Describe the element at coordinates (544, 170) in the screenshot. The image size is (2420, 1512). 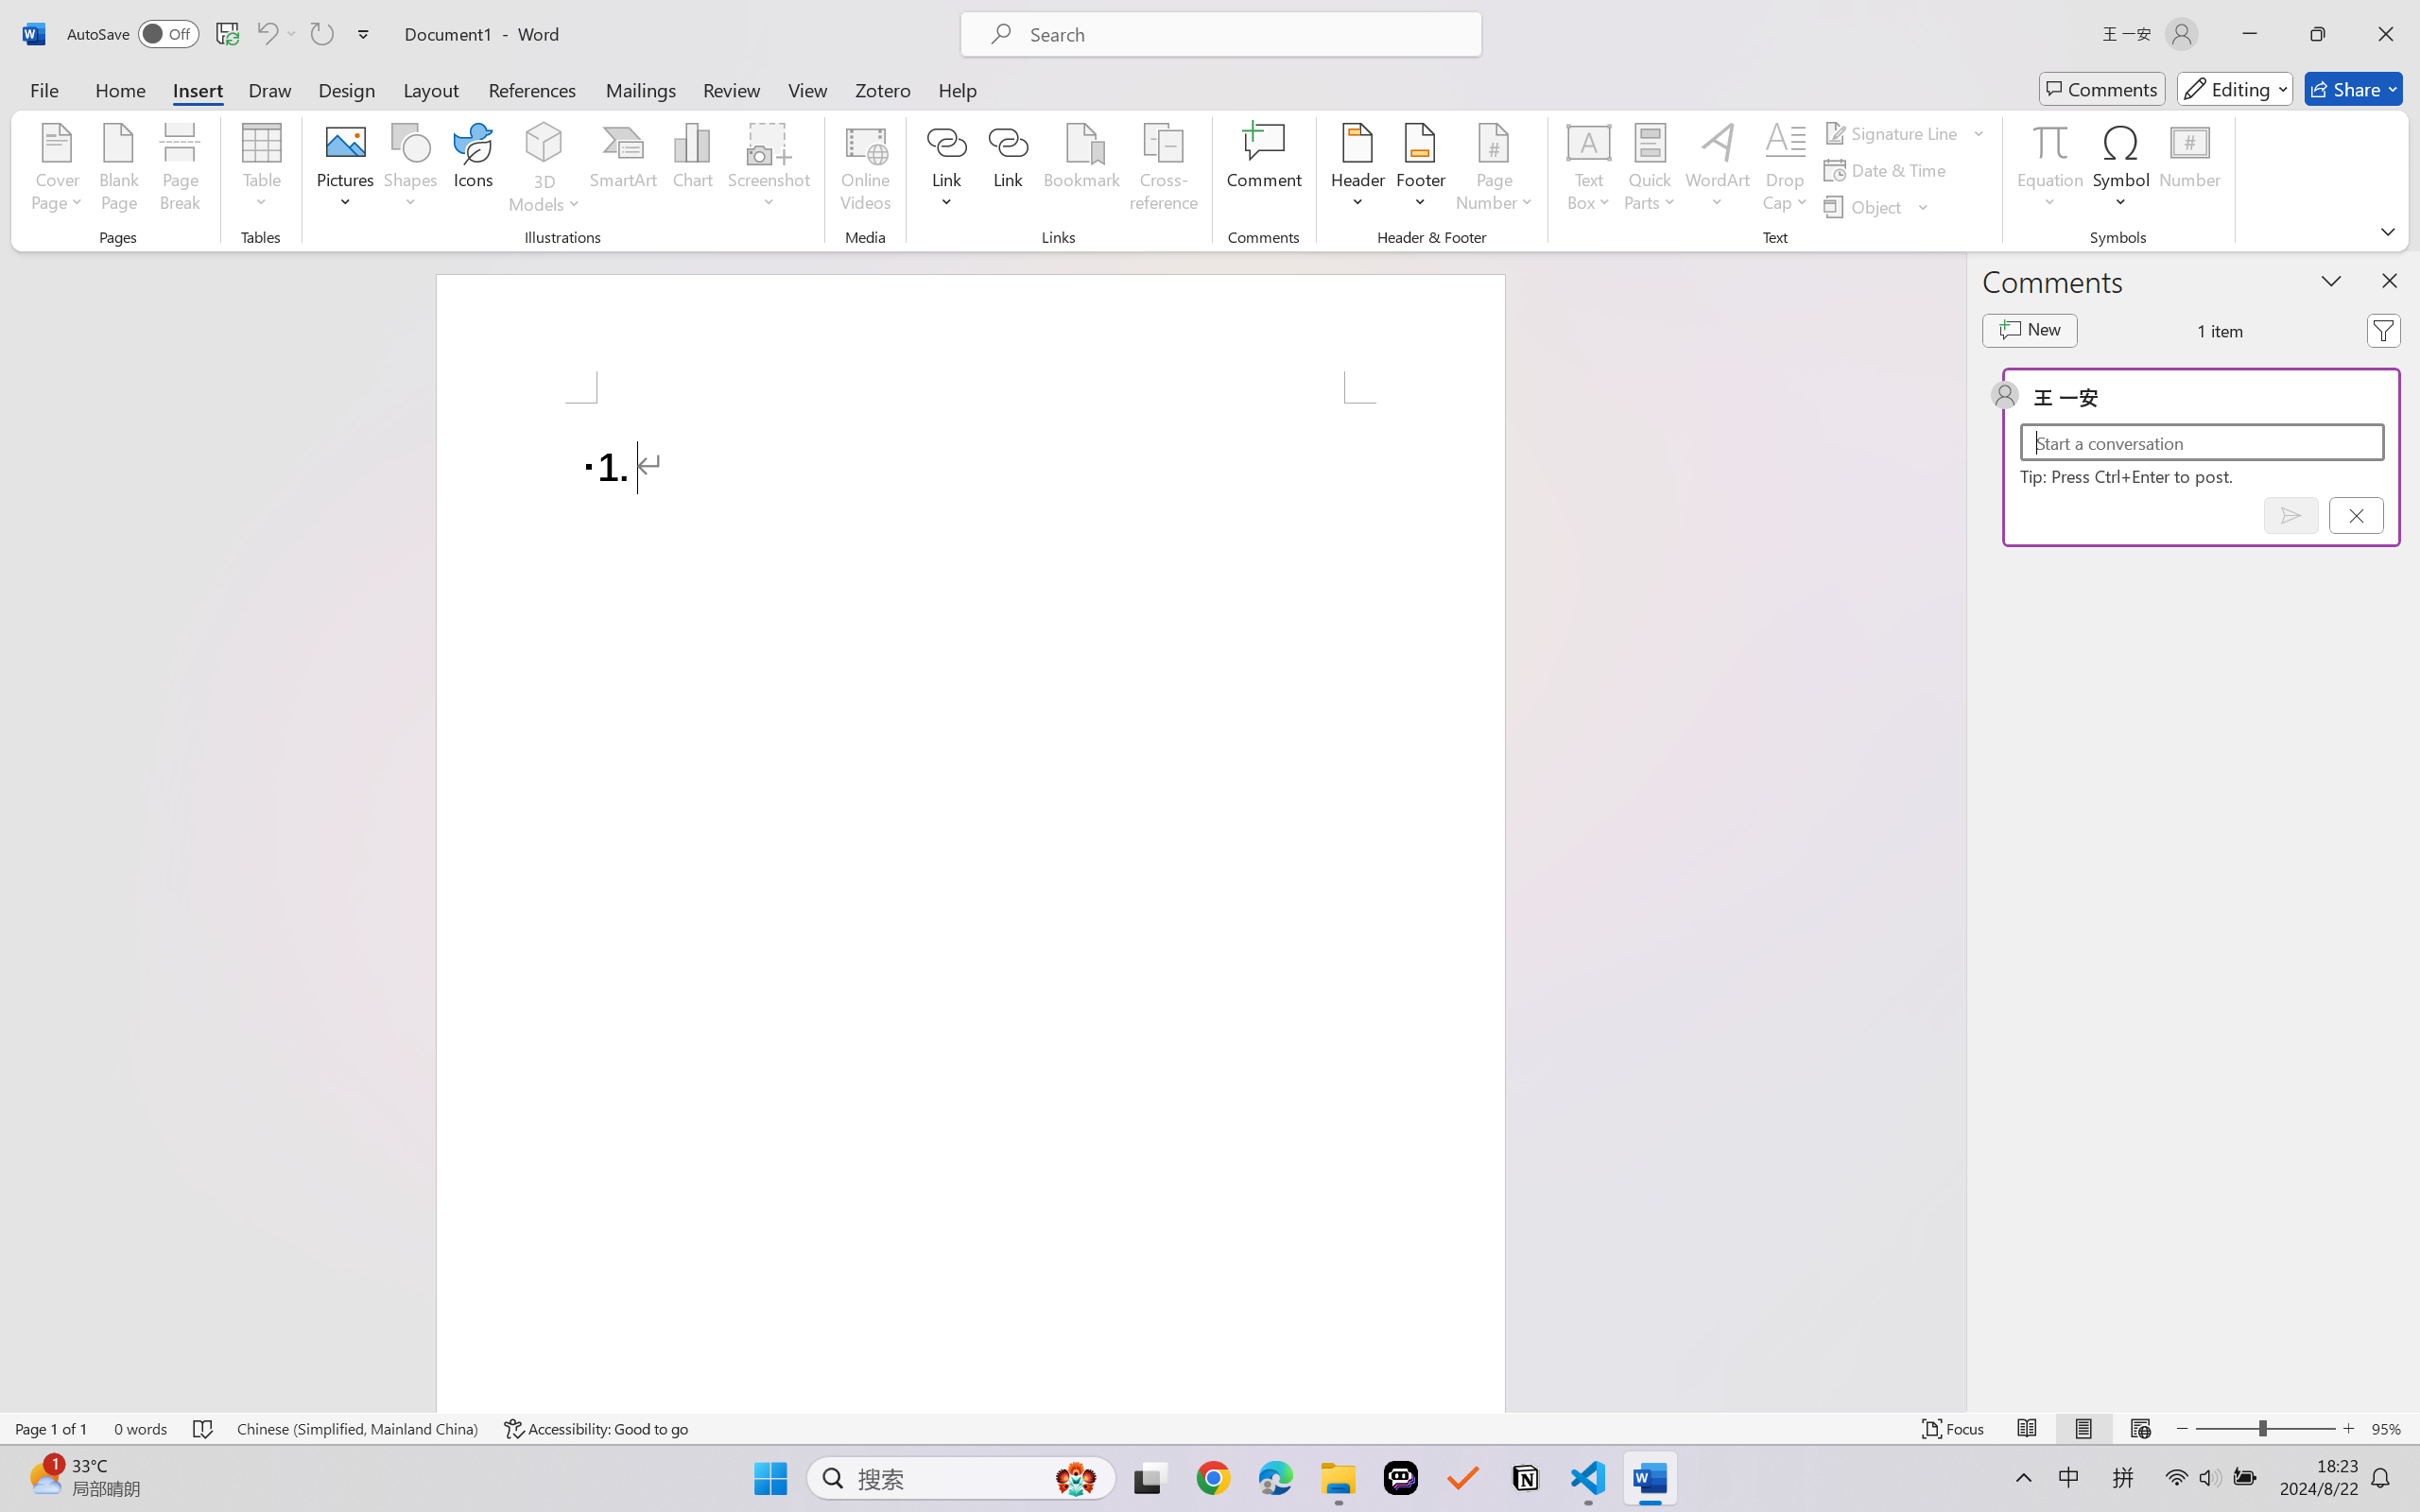
I see `'3D Models'` at that location.